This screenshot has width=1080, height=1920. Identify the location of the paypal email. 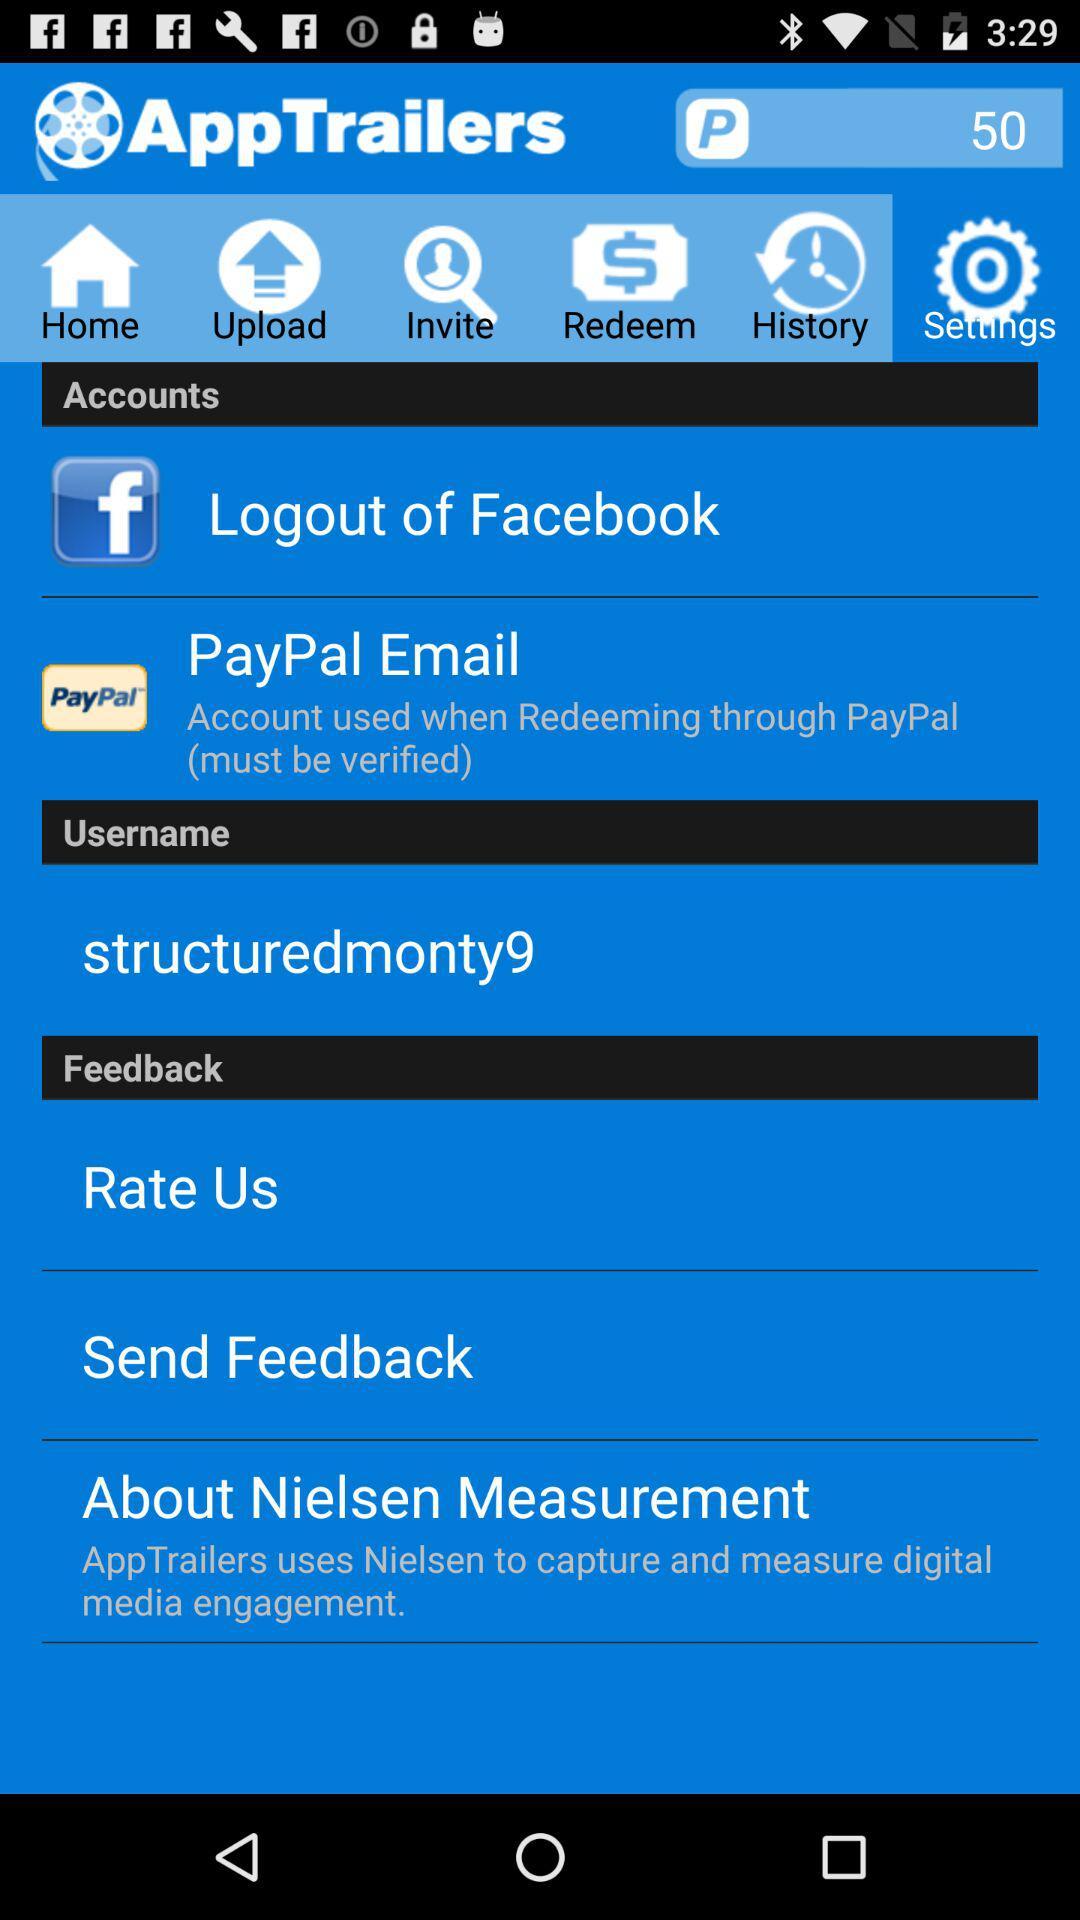
(353, 652).